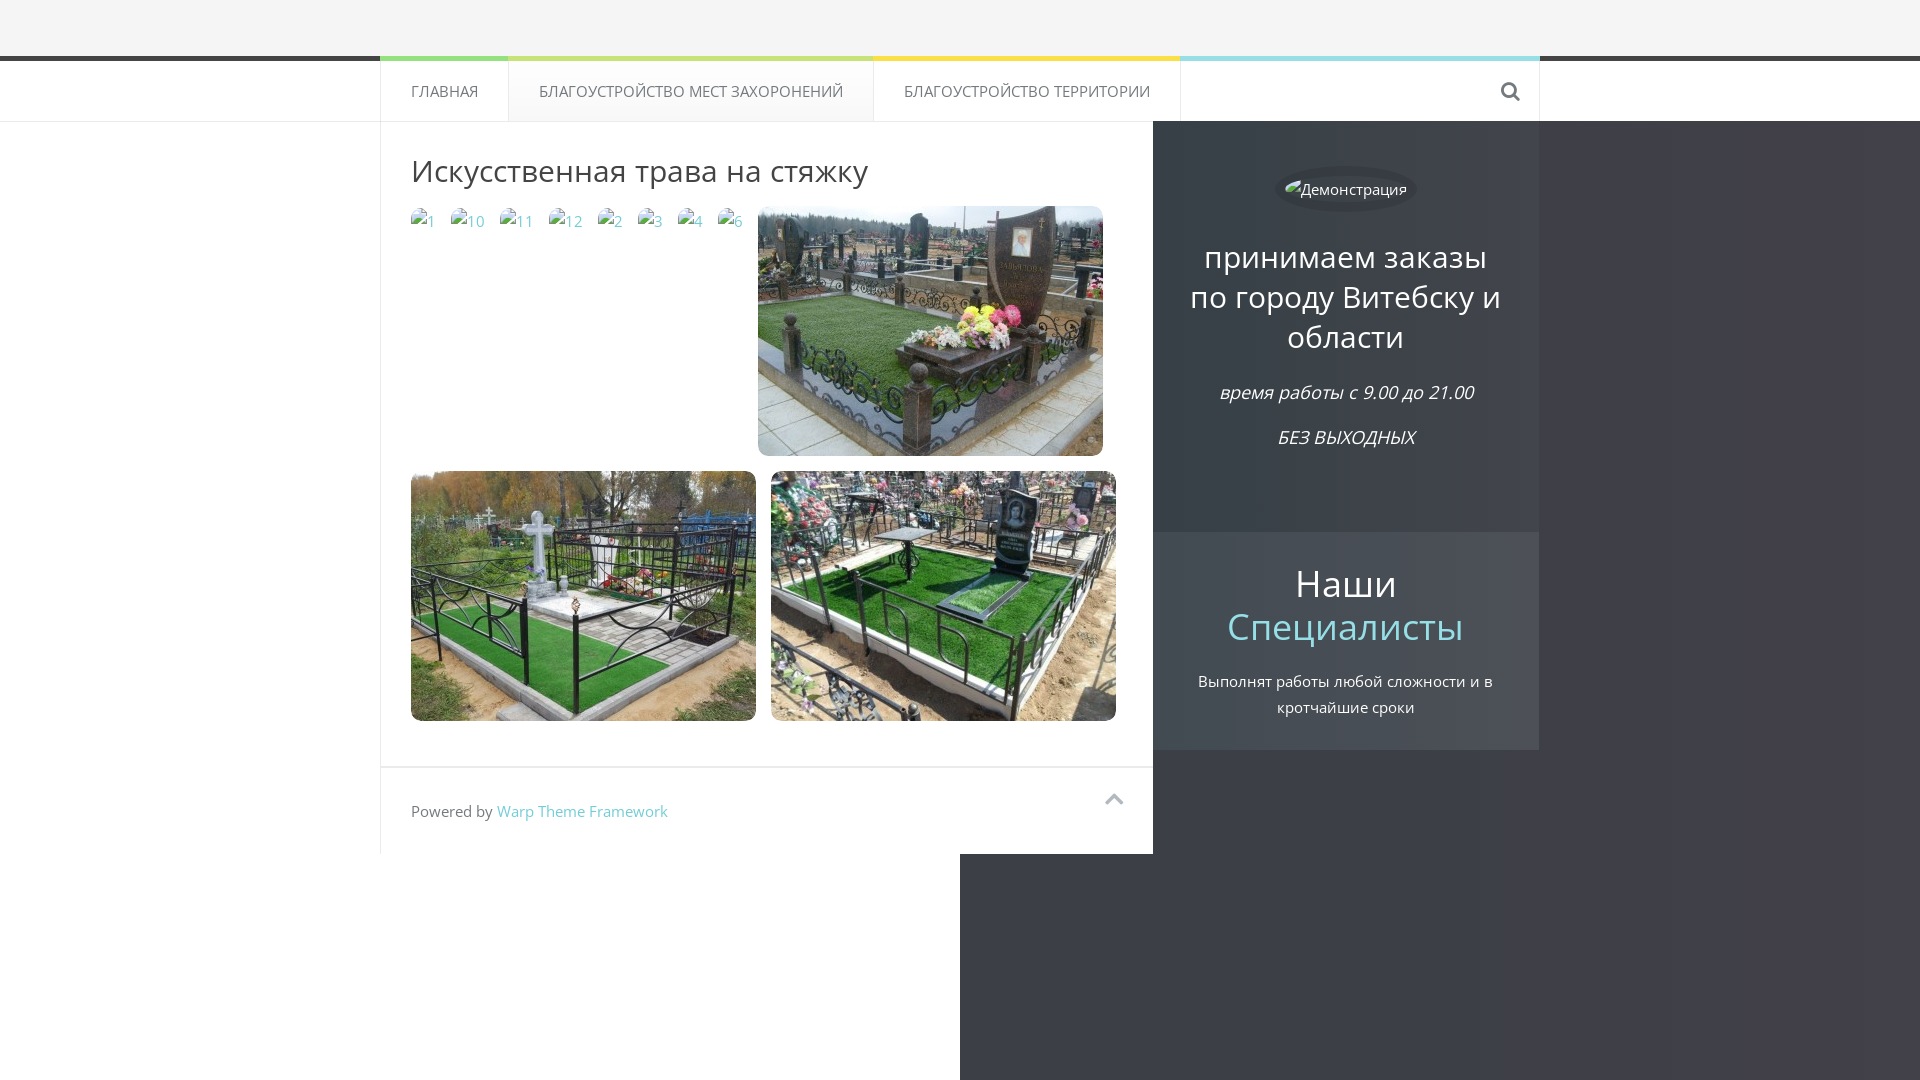 The height and width of the screenshot is (1080, 1920). Describe the element at coordinates (942, 595) in the screenshot. I see `'9'` at that location.